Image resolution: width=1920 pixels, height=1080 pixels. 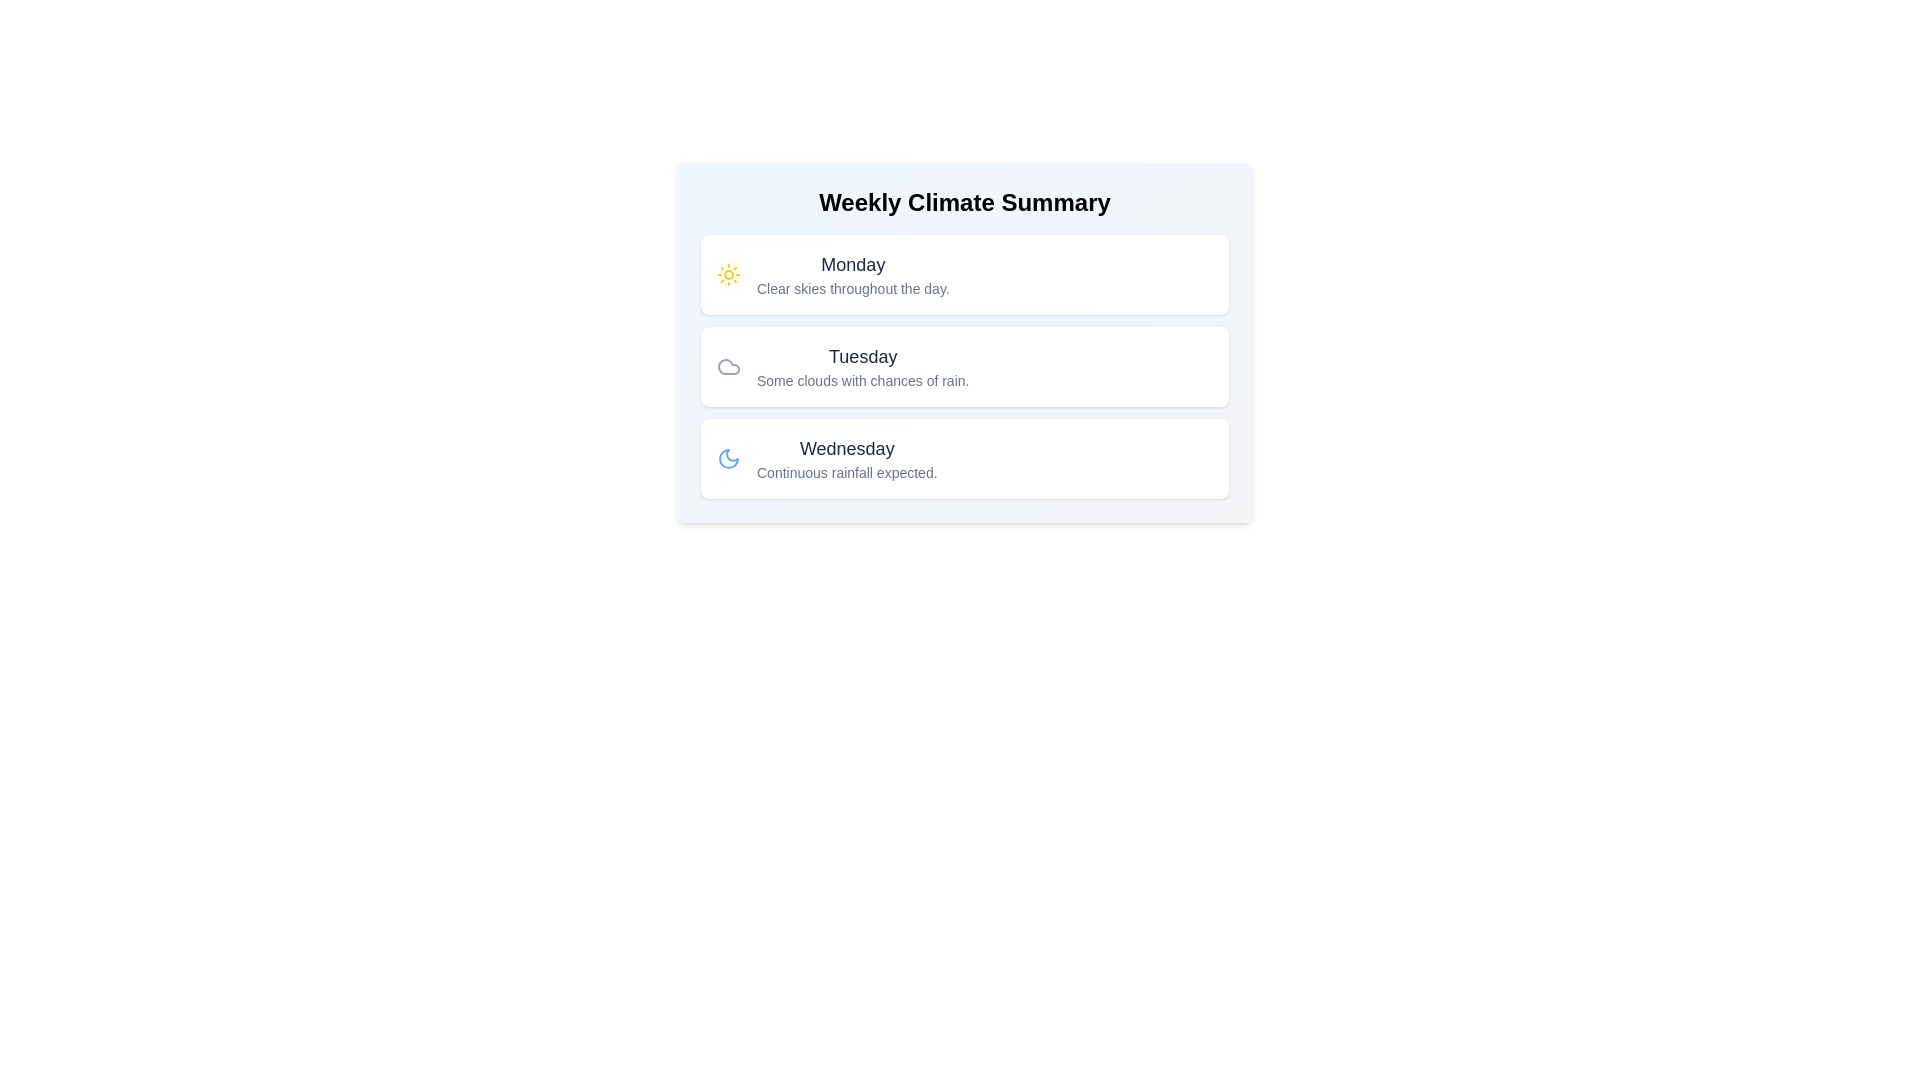 What do you see at coordinates (964, 366) in the screenshot?
I see `the record for Tuesday` at bounding box center [964, 366].